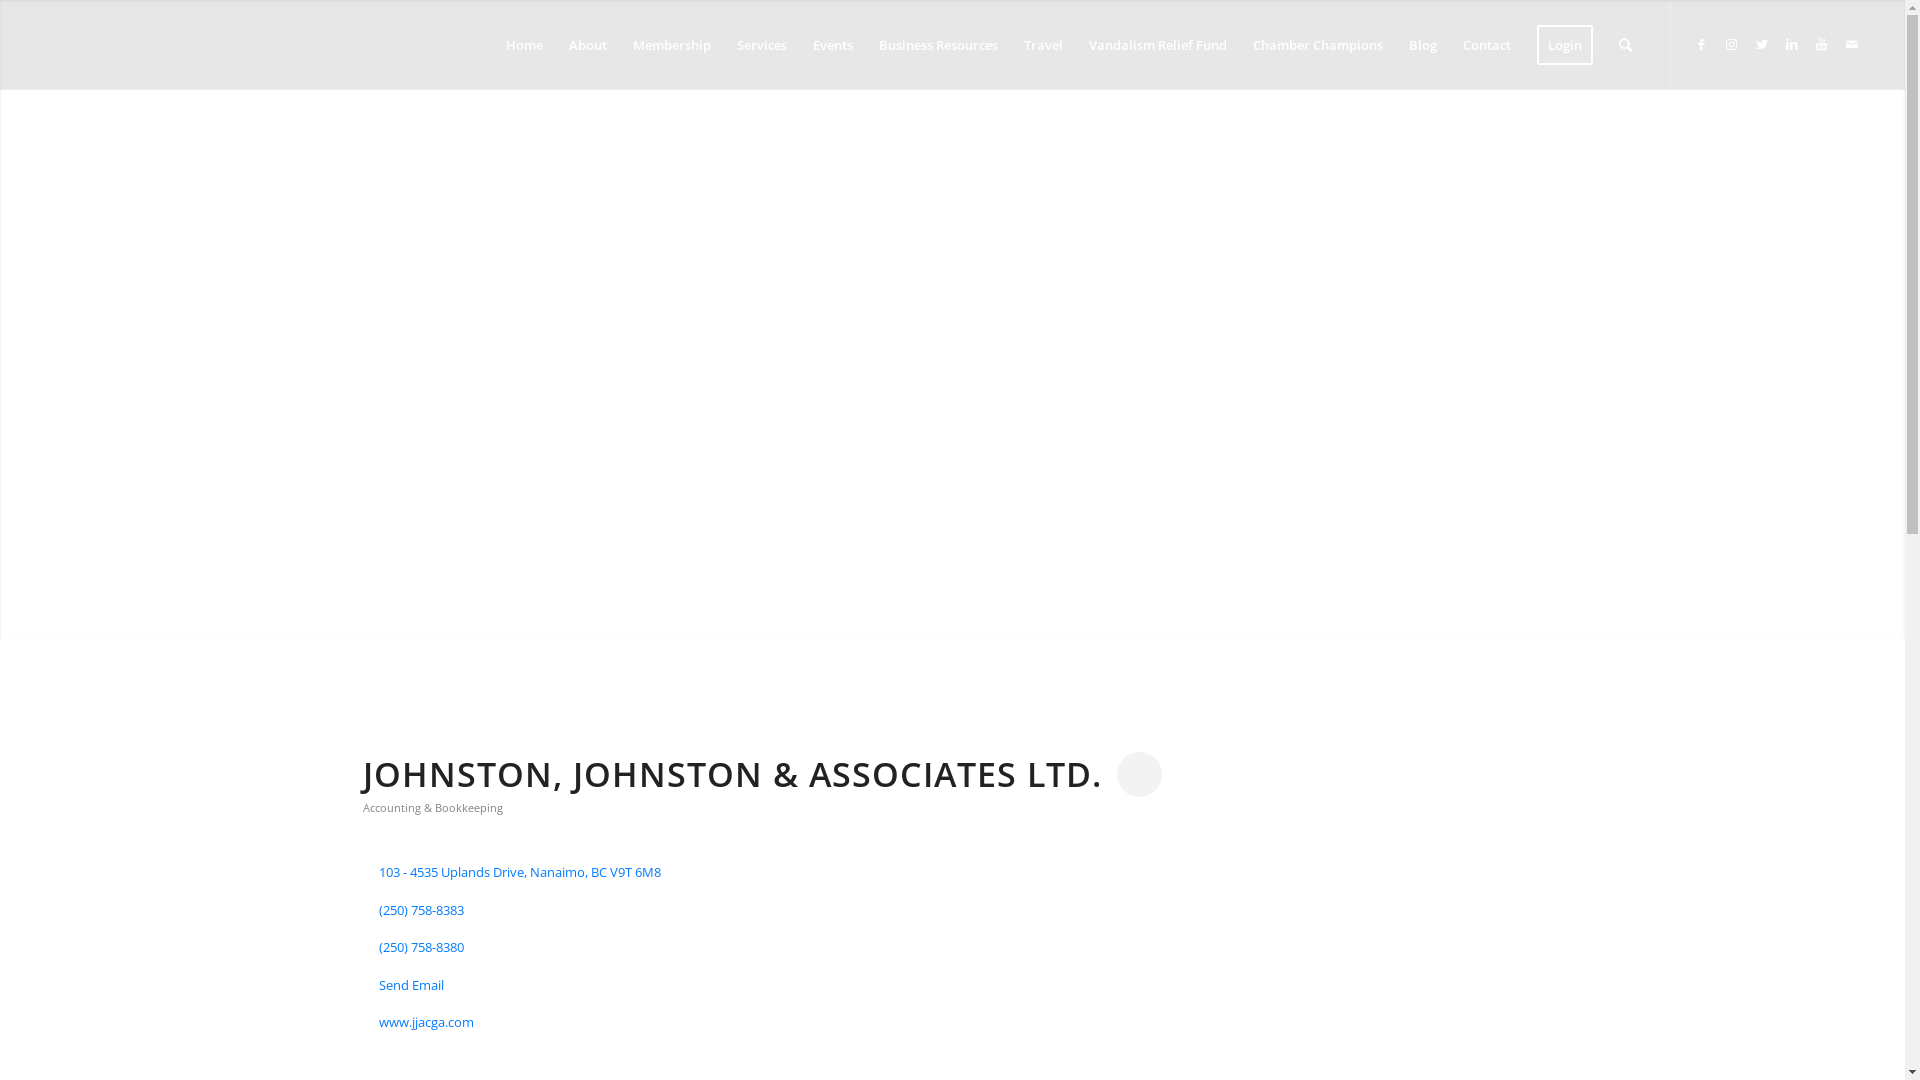 The width and height of the screenshot is (1920, 1080). What do you see at coordinates (587, 45) in the screenshot?
I see `'About'` at bounding box center [587, 45].